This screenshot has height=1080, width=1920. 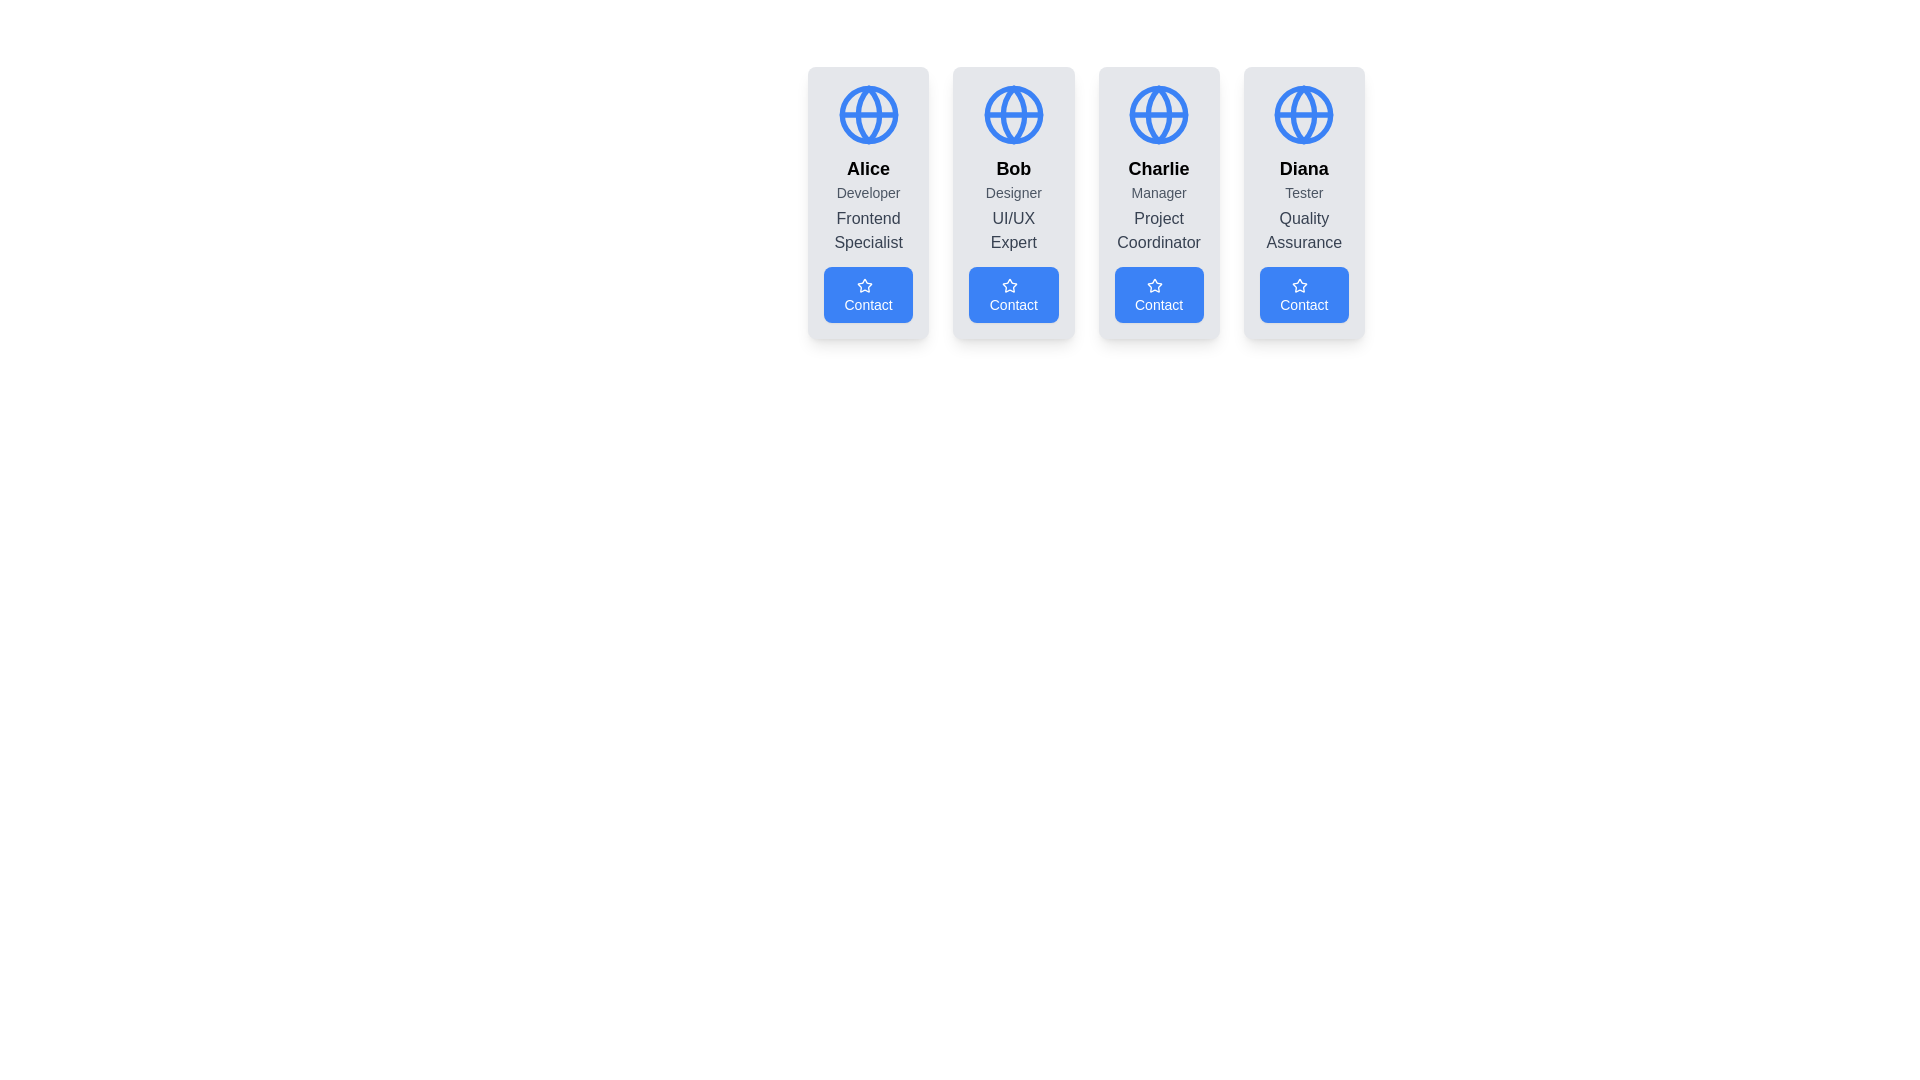 What do you see at coordinates (1155, 286) in the screenshot?
I see `the star-shaped icon located within the 'Contact' button at the bottom of Charlie's card, which is the third card from the left` at bounding box center [1155, 286].